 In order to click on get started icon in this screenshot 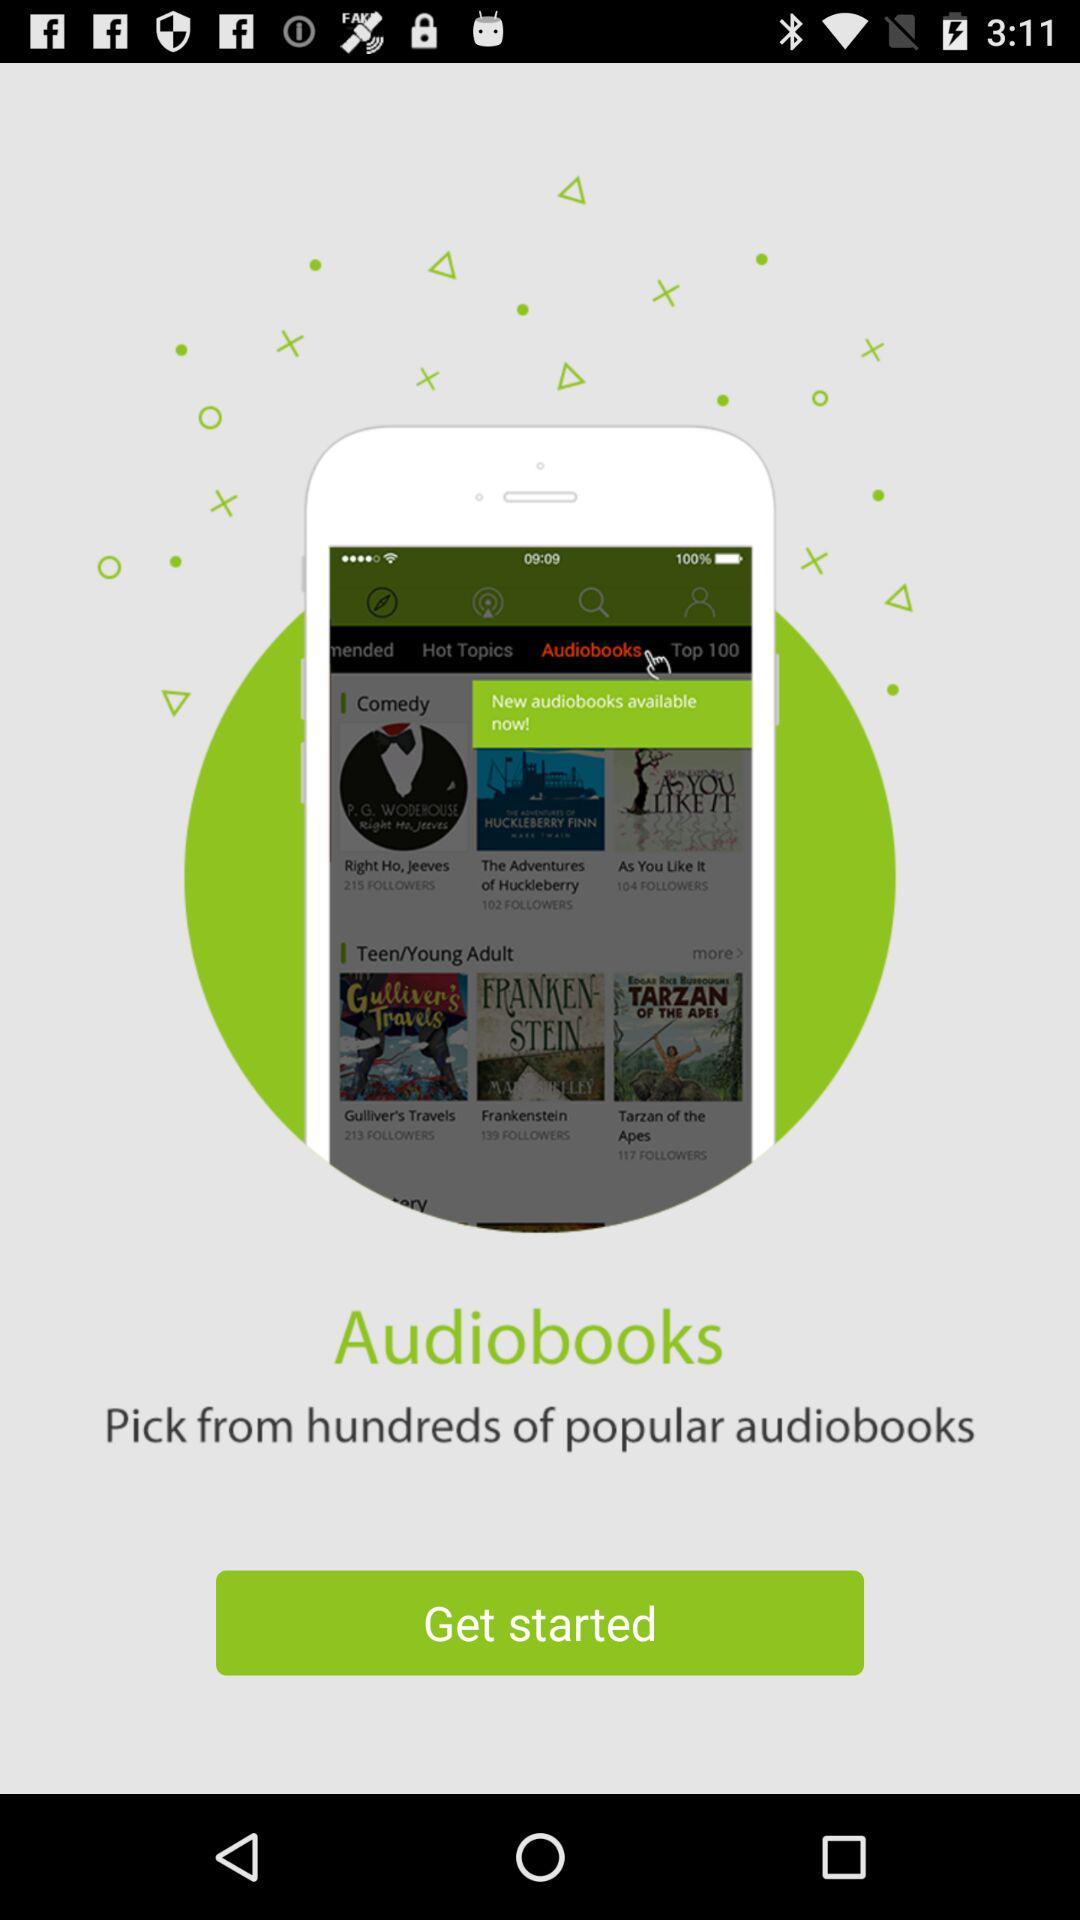, I will do `click(540, 1622)`.